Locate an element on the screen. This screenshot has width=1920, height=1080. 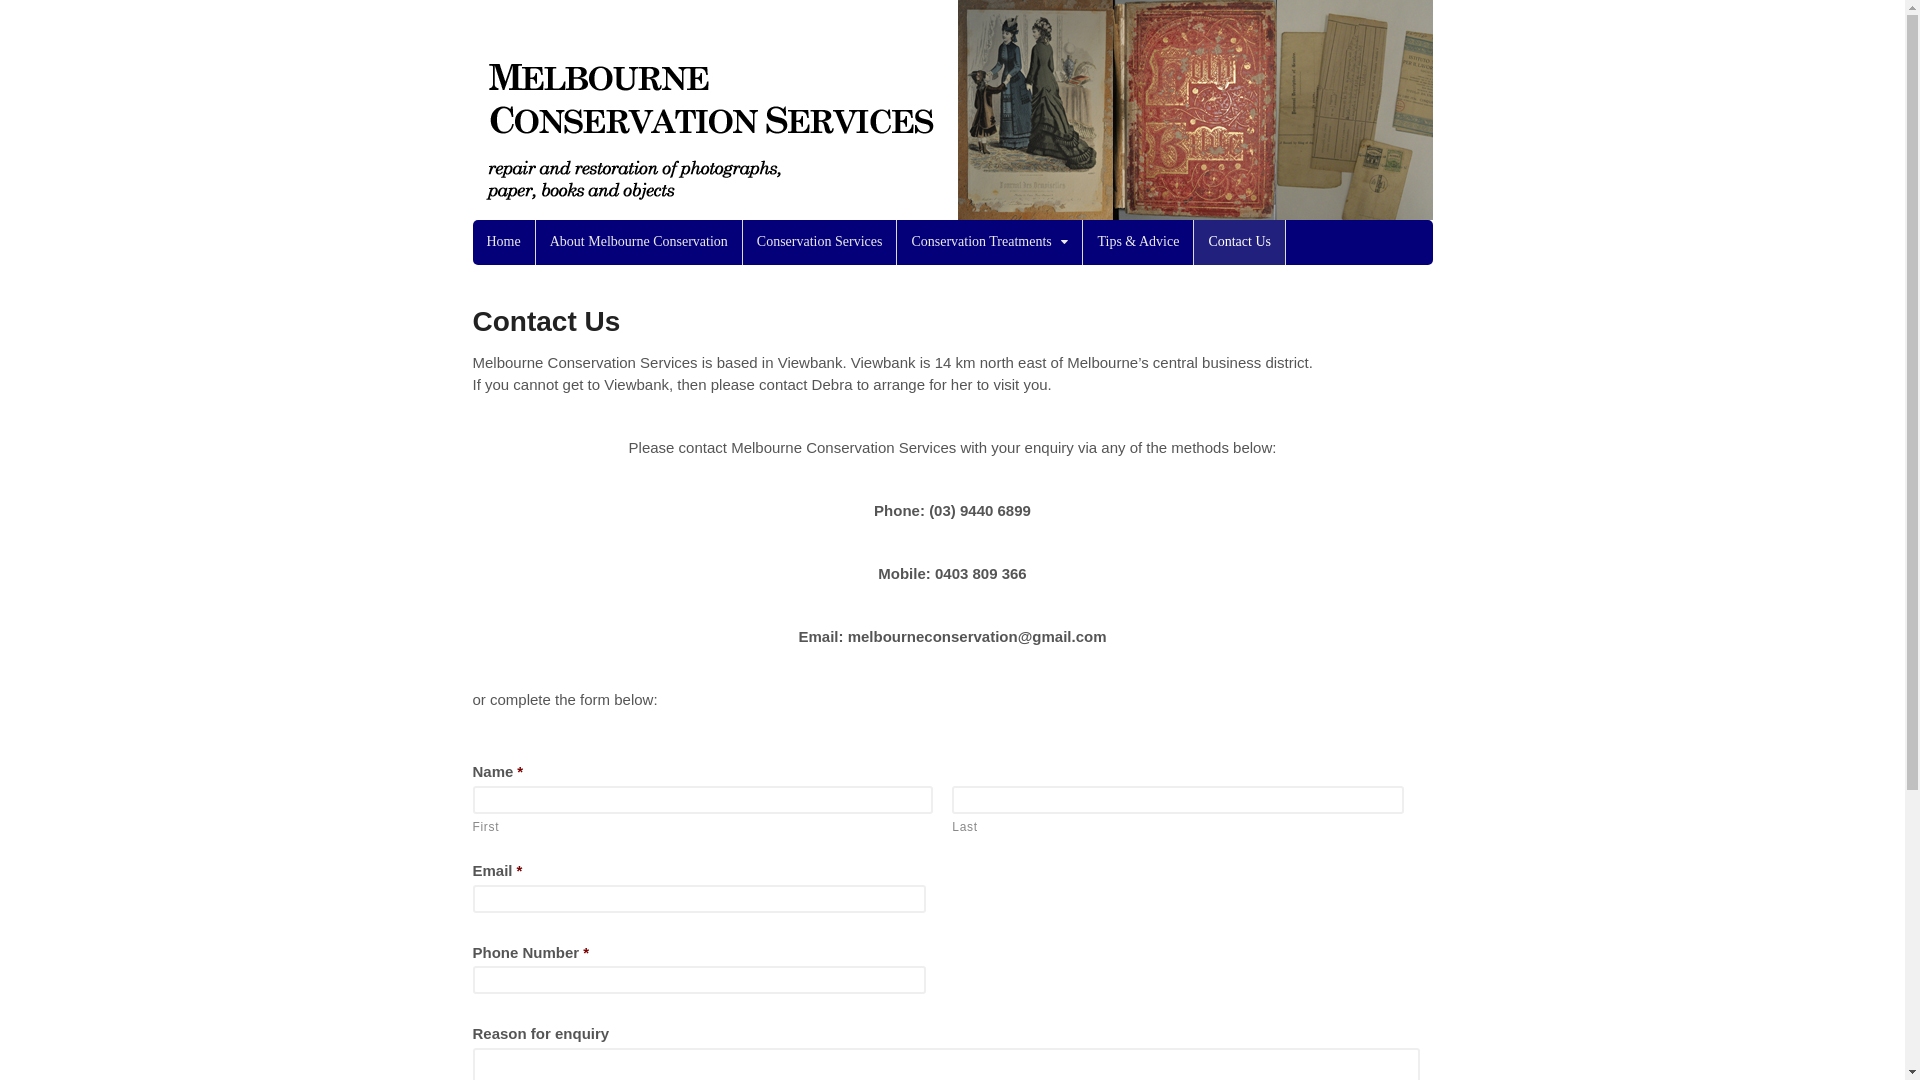
'Contact Us' is located at coordinates (1238, 241).